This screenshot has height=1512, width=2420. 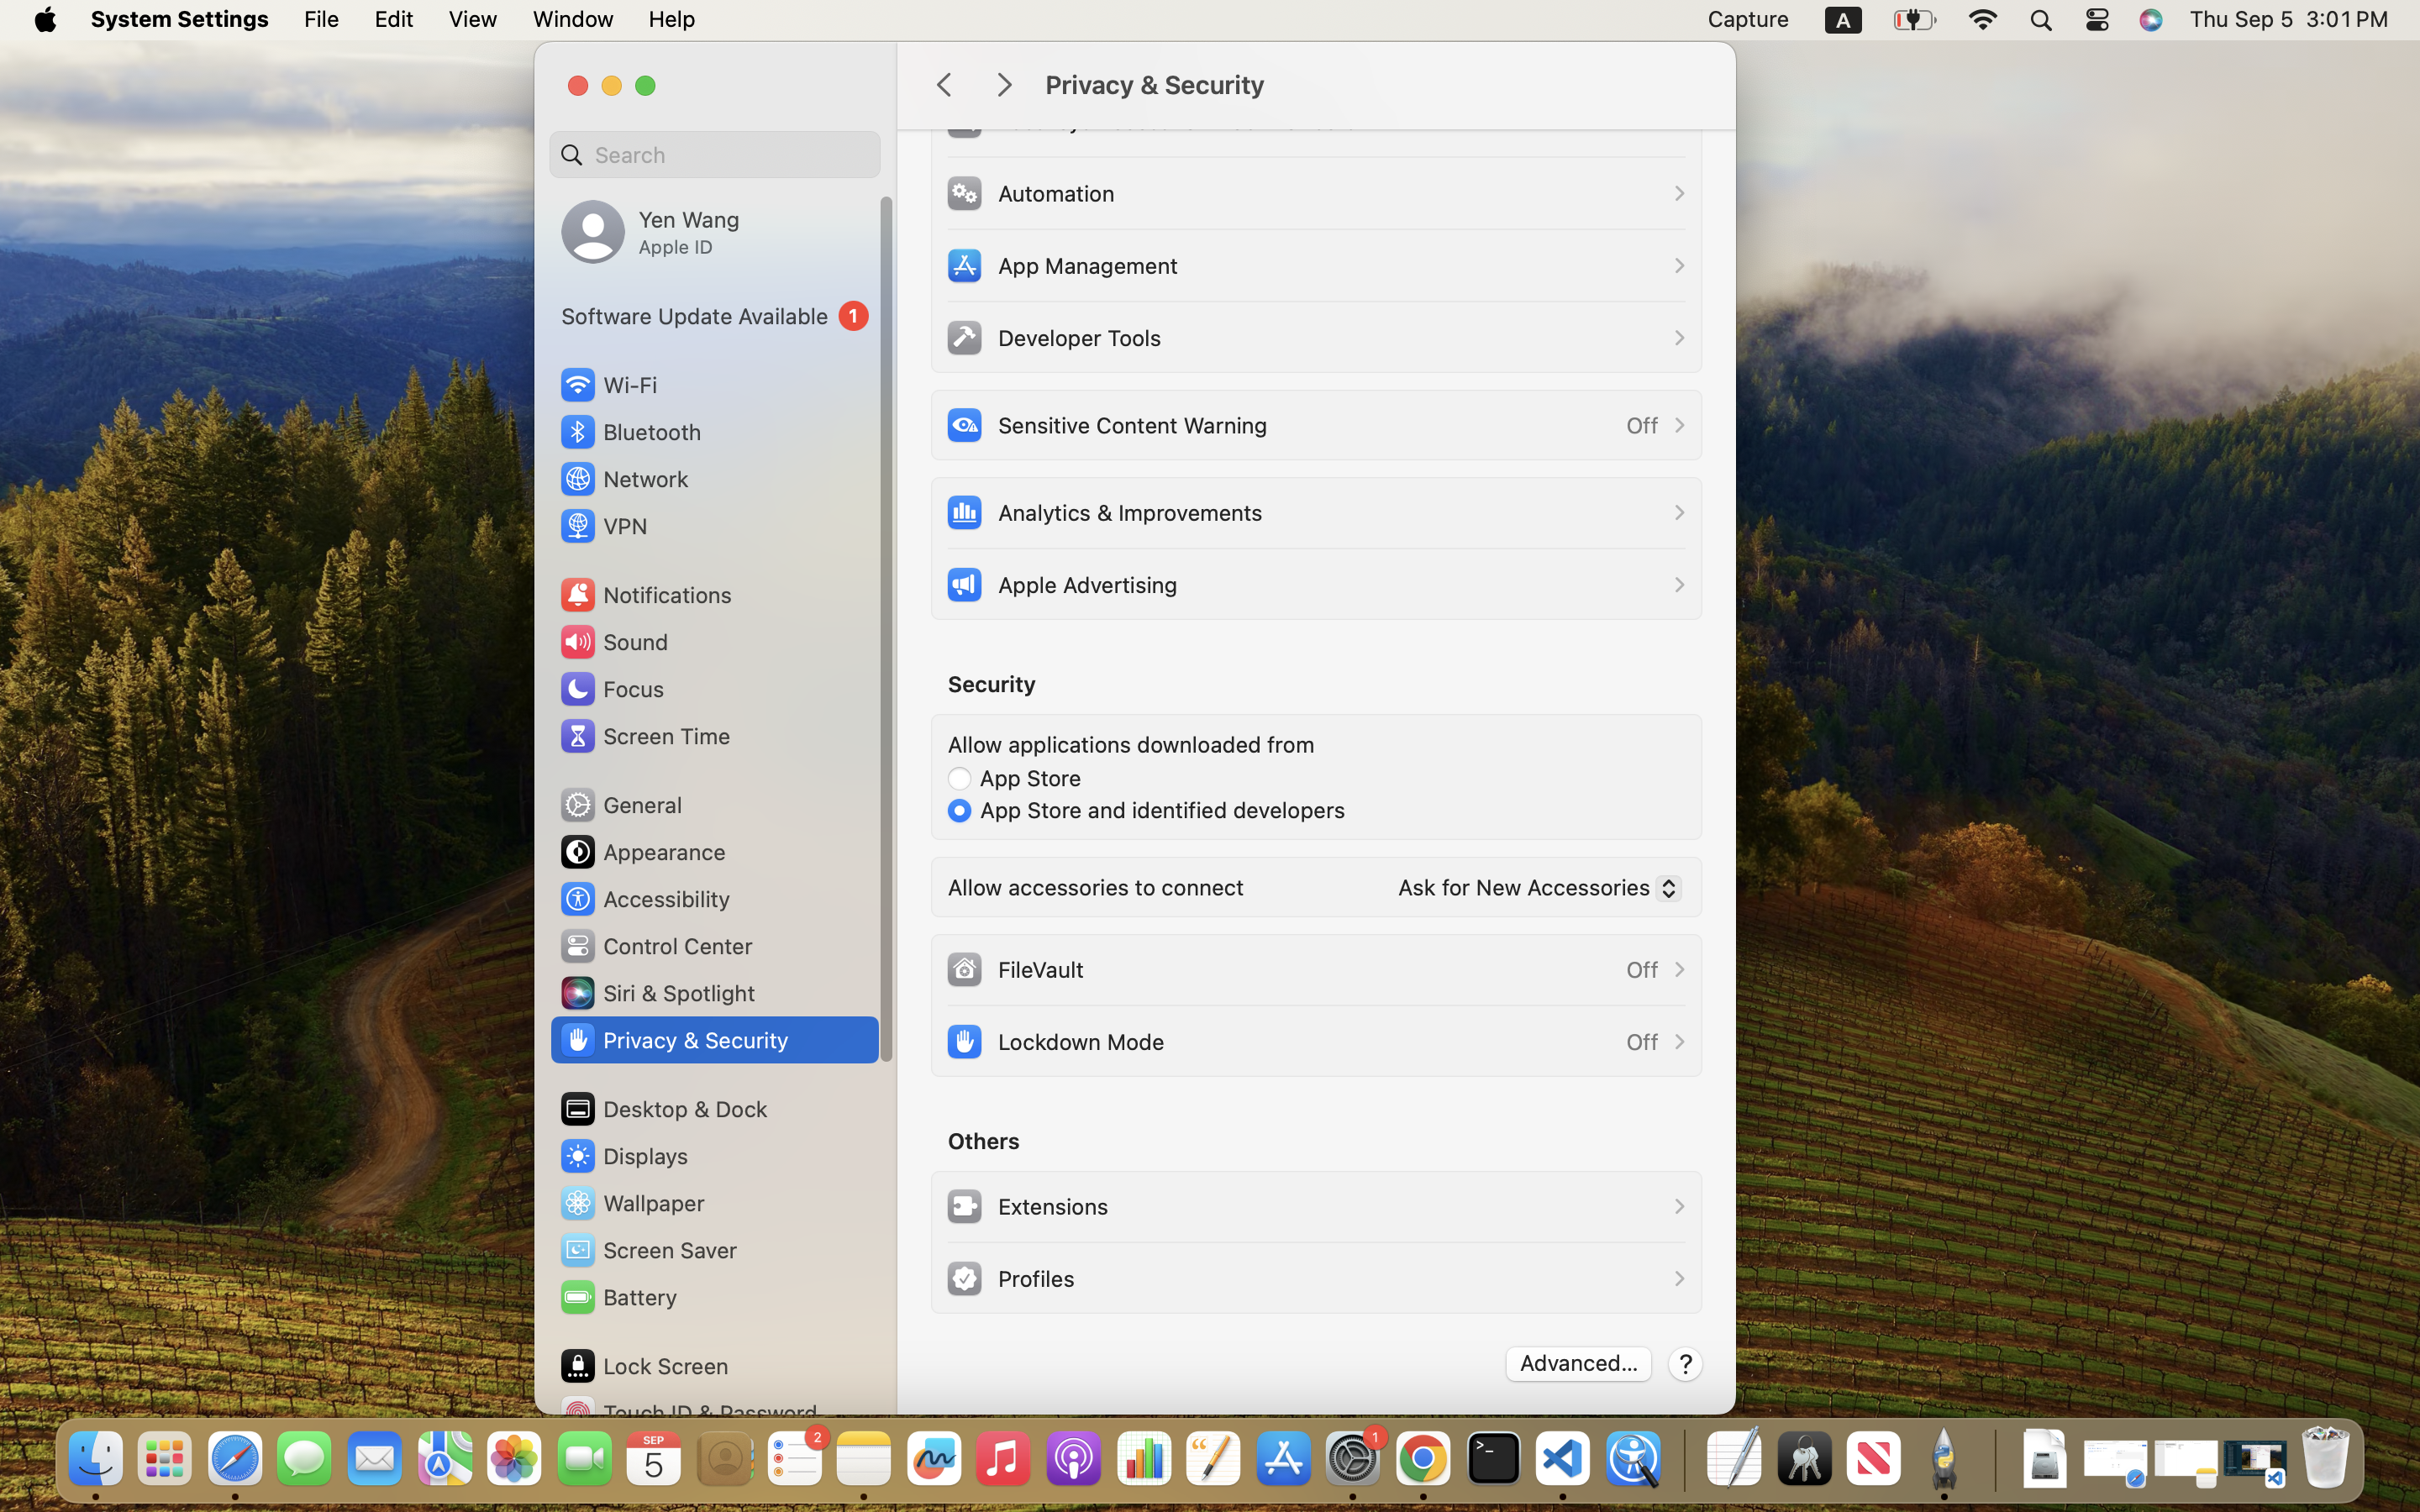 I want to click on 'Notifications', so click(x=644, y=593).